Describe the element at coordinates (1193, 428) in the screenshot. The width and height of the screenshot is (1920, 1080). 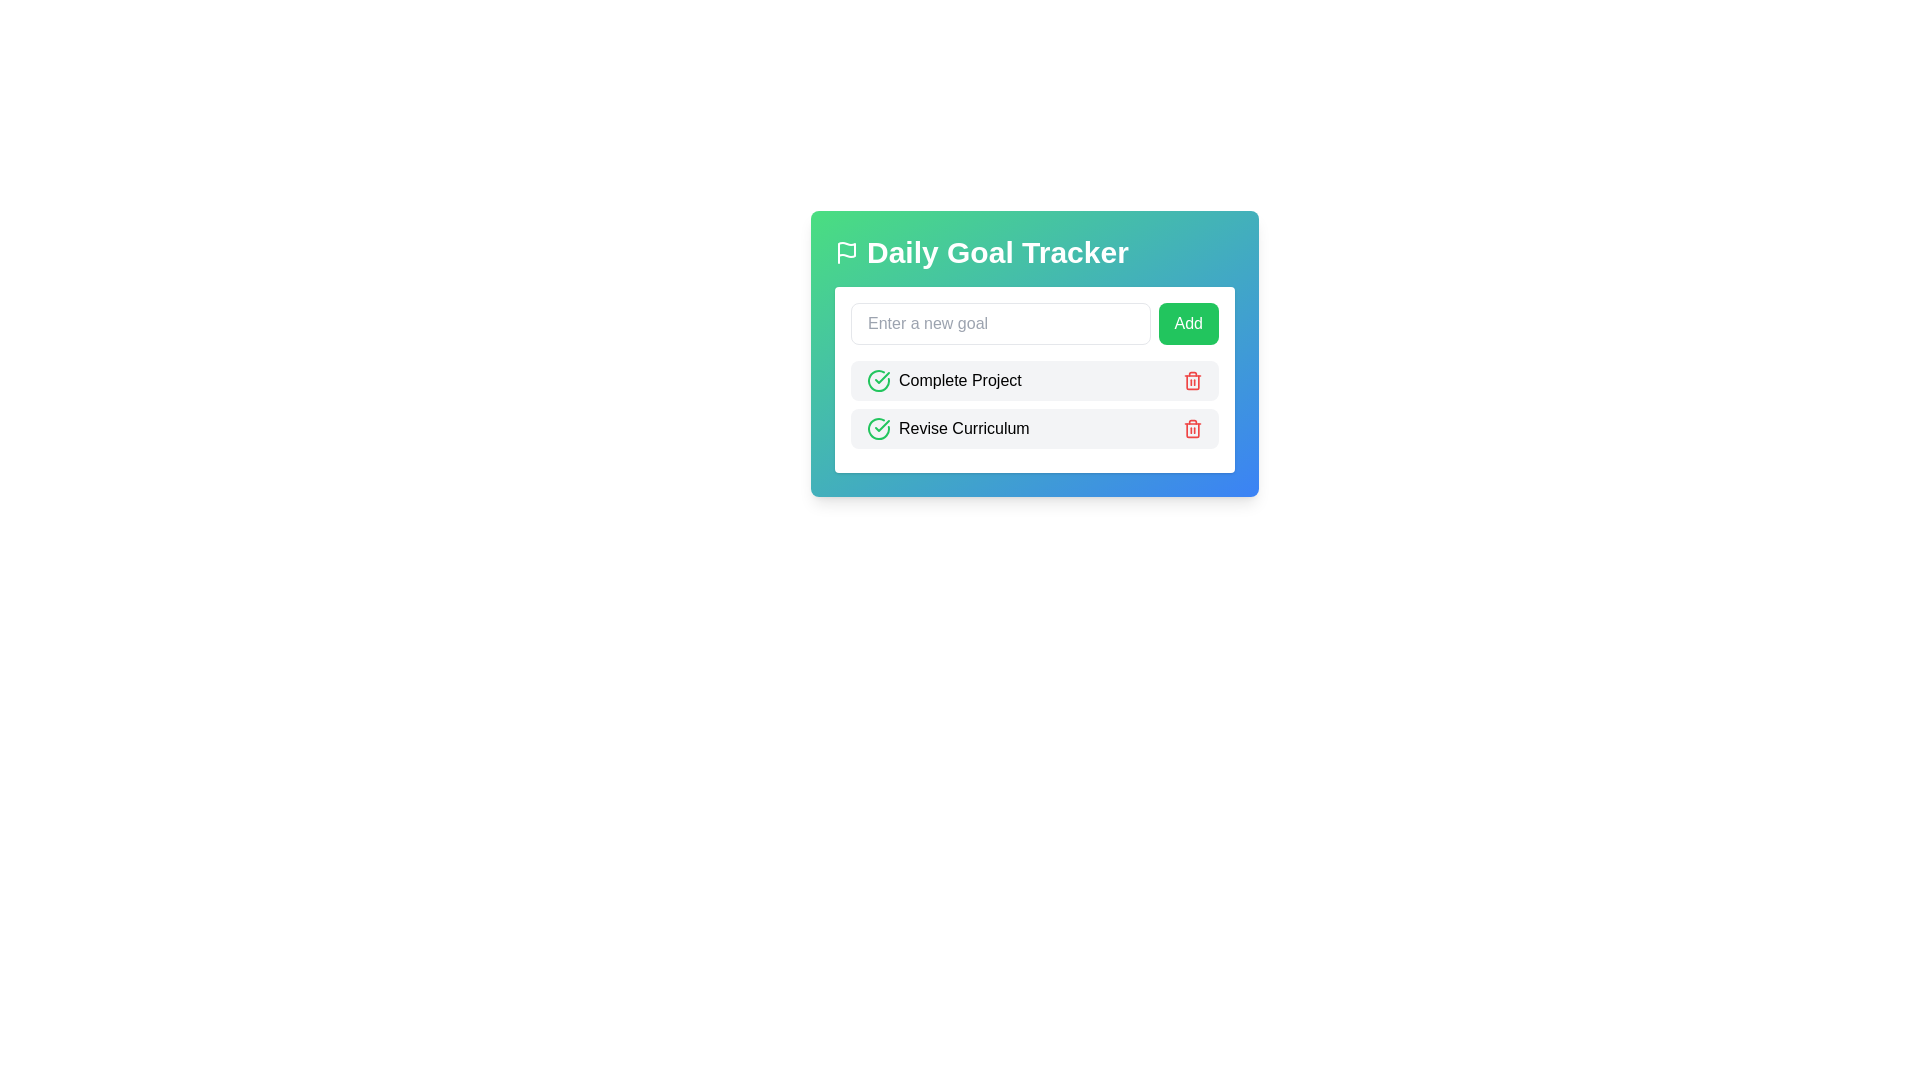
I see `the vertical rectangular graphical icon resembling the side of a trash can frame, located within the trash can icon group` at that location.